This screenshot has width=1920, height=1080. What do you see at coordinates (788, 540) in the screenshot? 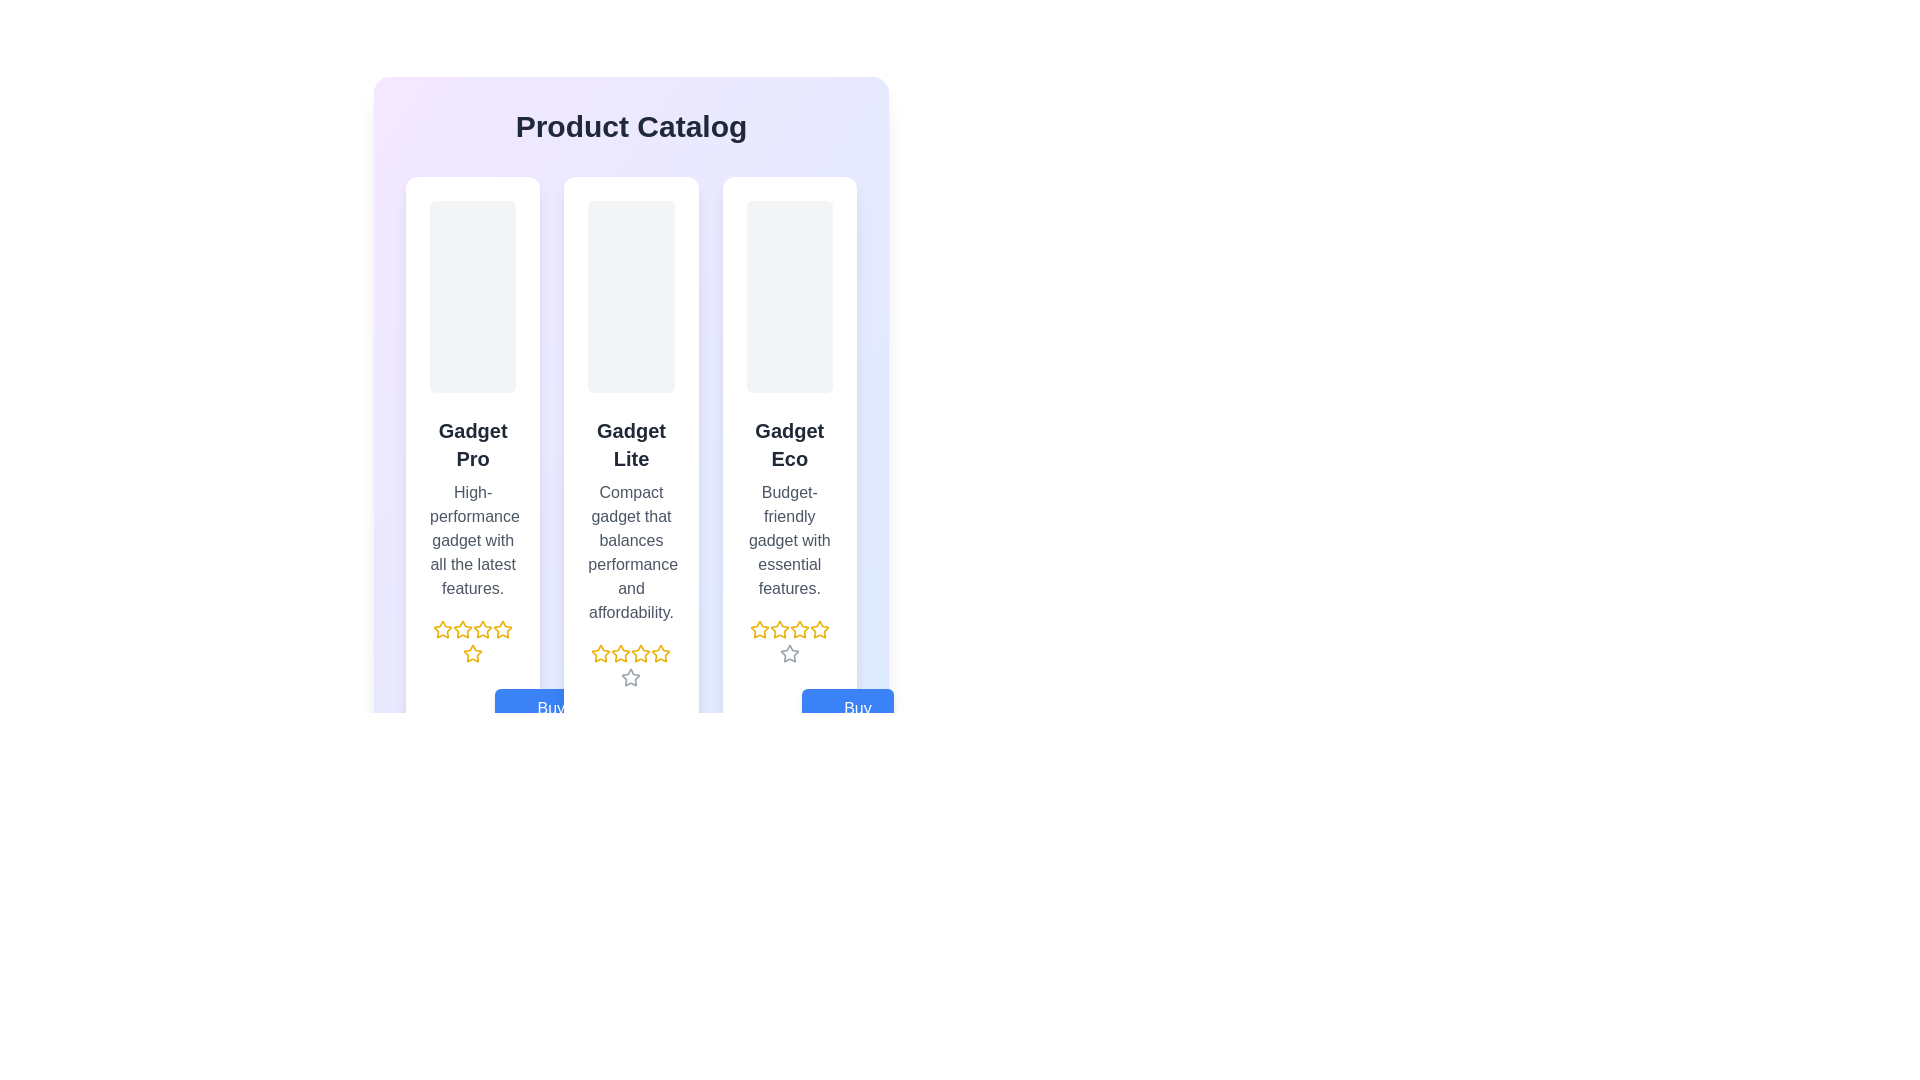
I see `the Text Label providing details about the product's features, located below the title 'Gadget Eco' in the third product card from the left in the product grid` at bounding box center [788, 540].